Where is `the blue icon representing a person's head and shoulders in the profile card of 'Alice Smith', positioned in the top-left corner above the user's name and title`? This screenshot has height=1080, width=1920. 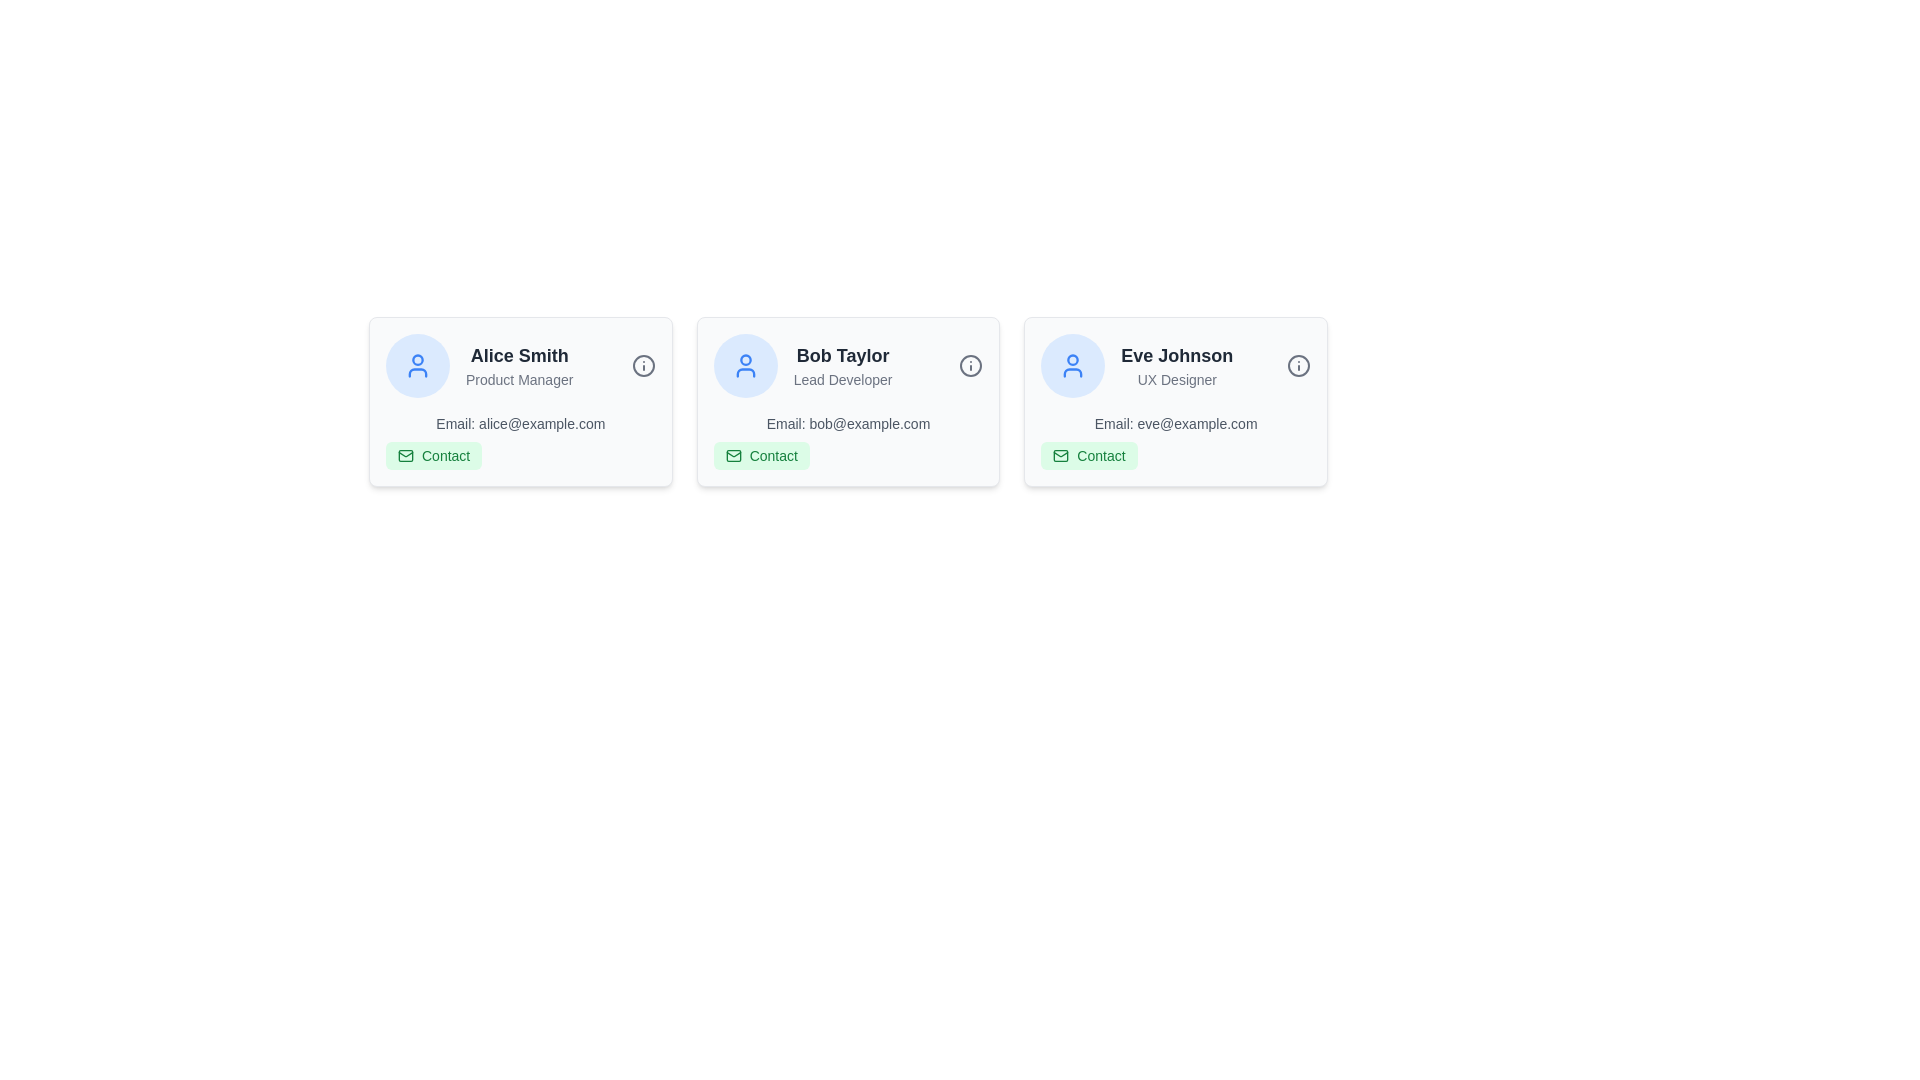
the blue icon representing a person's head and shoulders in the profile card of 'Alice Smith', positioned in the top-left corner above the user's name and title is located at coordinates (416, 373).